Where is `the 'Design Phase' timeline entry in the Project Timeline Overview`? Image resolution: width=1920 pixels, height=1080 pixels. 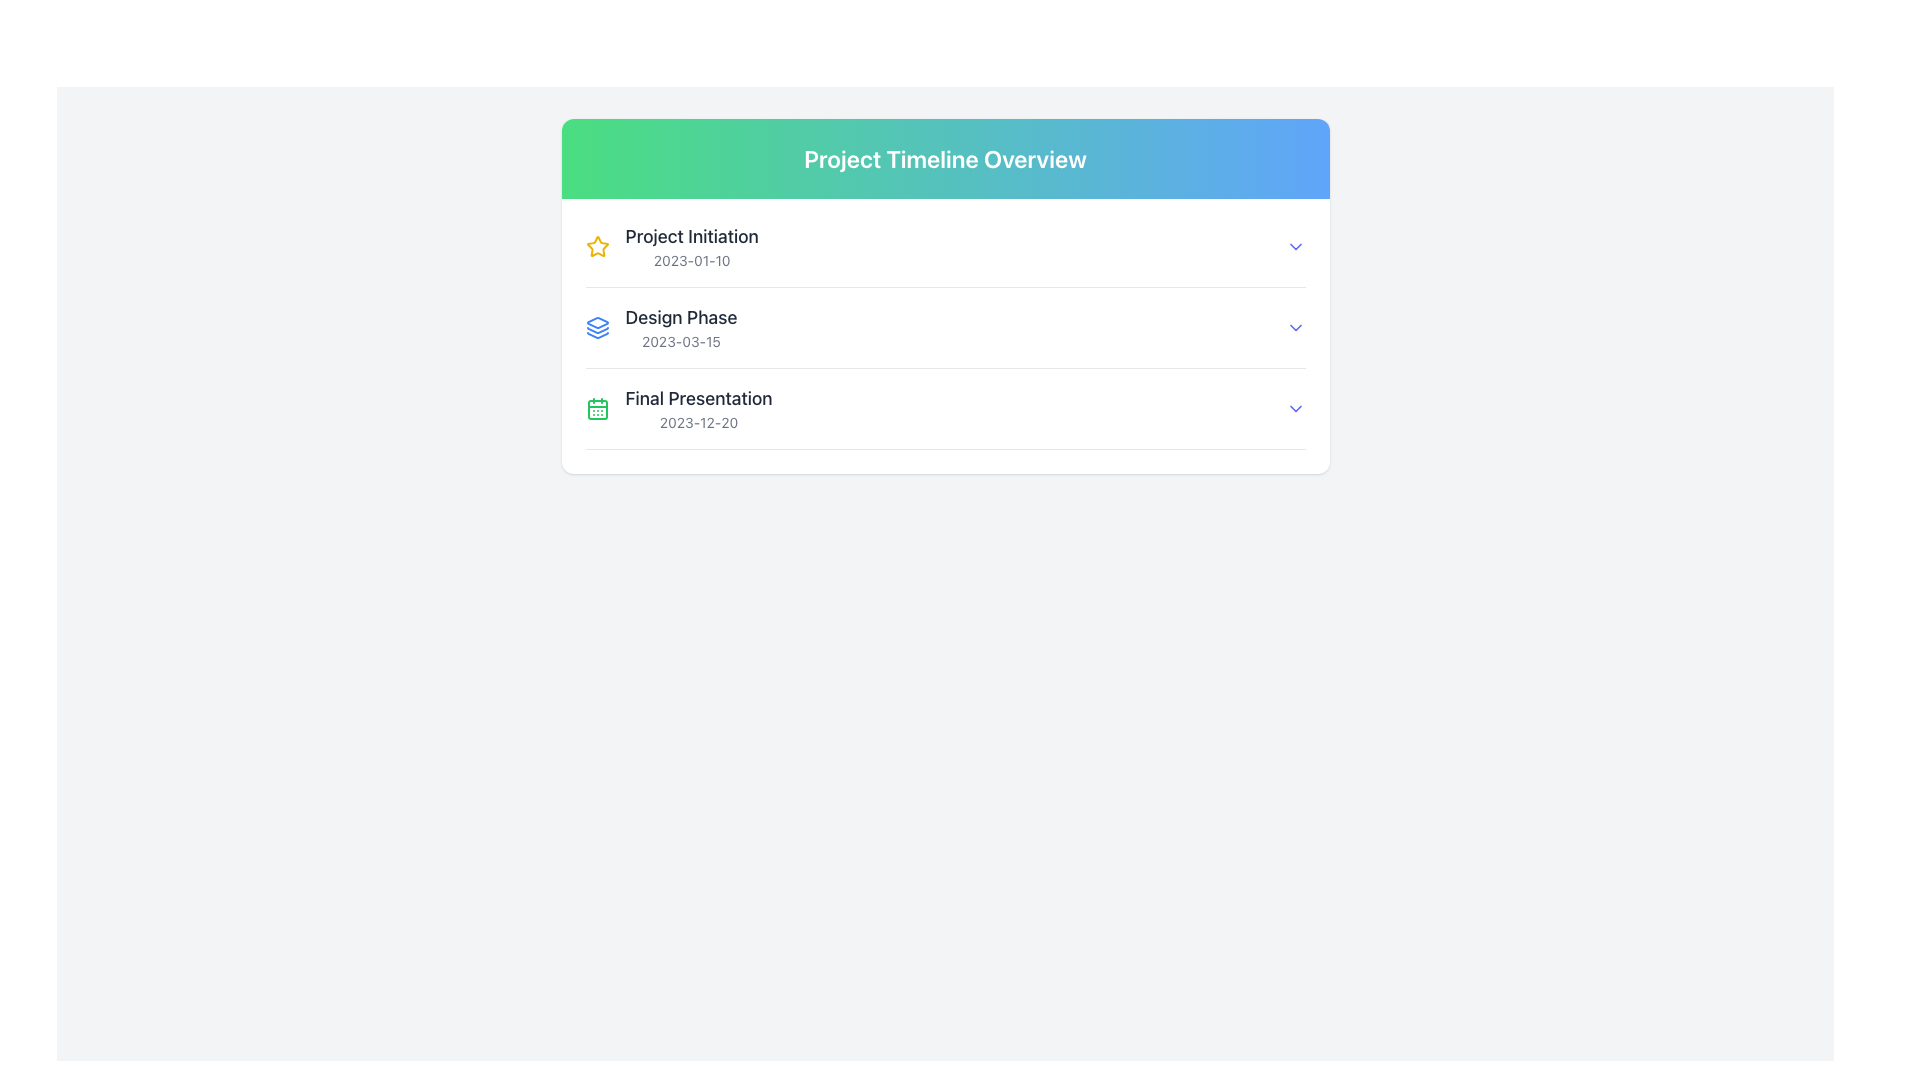
the 'Design Phase' timeline entry in the Project Timeline Overview is located at coordinates (944, 326).